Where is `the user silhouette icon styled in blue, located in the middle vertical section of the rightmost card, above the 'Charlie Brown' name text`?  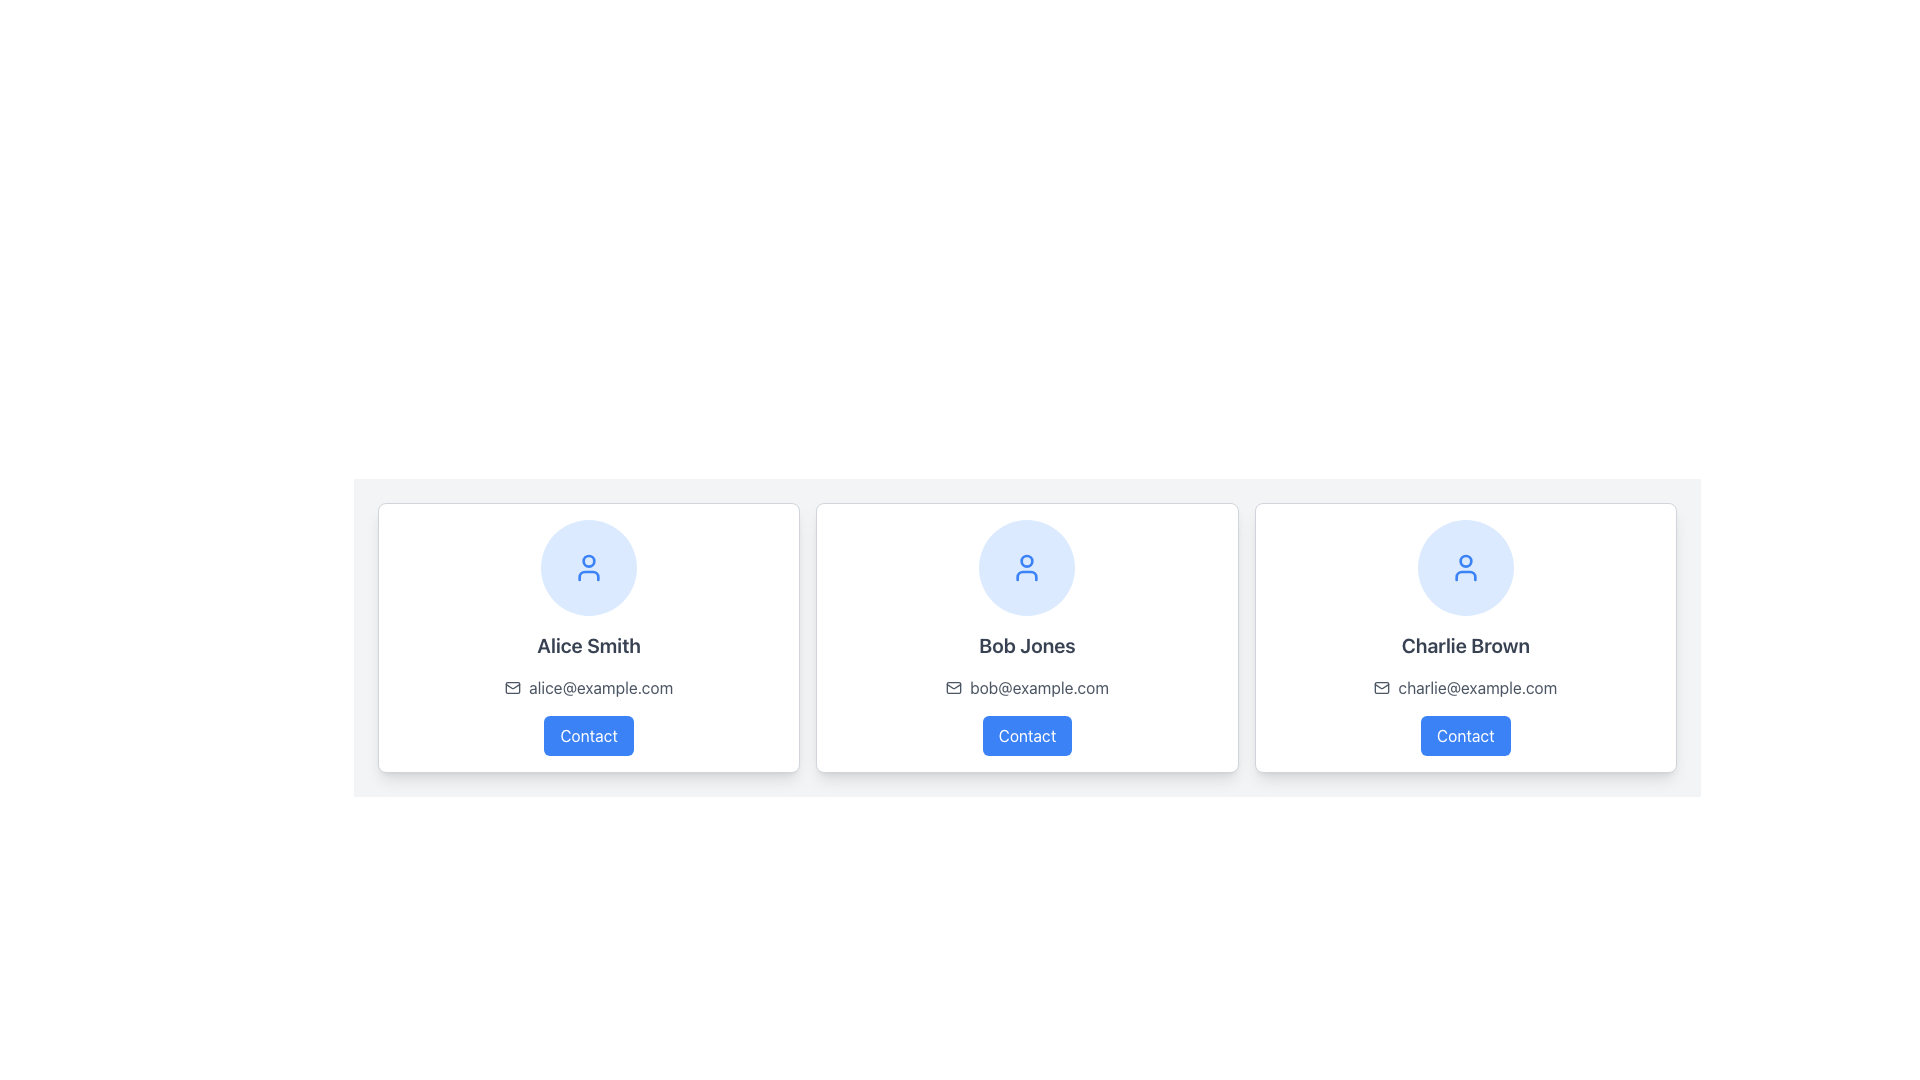
the user silhouette icon styled in blue, located in the middle vertical section of the rightmost card, above the 'Charlie Brown' name text is located at coordinates (1465, 567).